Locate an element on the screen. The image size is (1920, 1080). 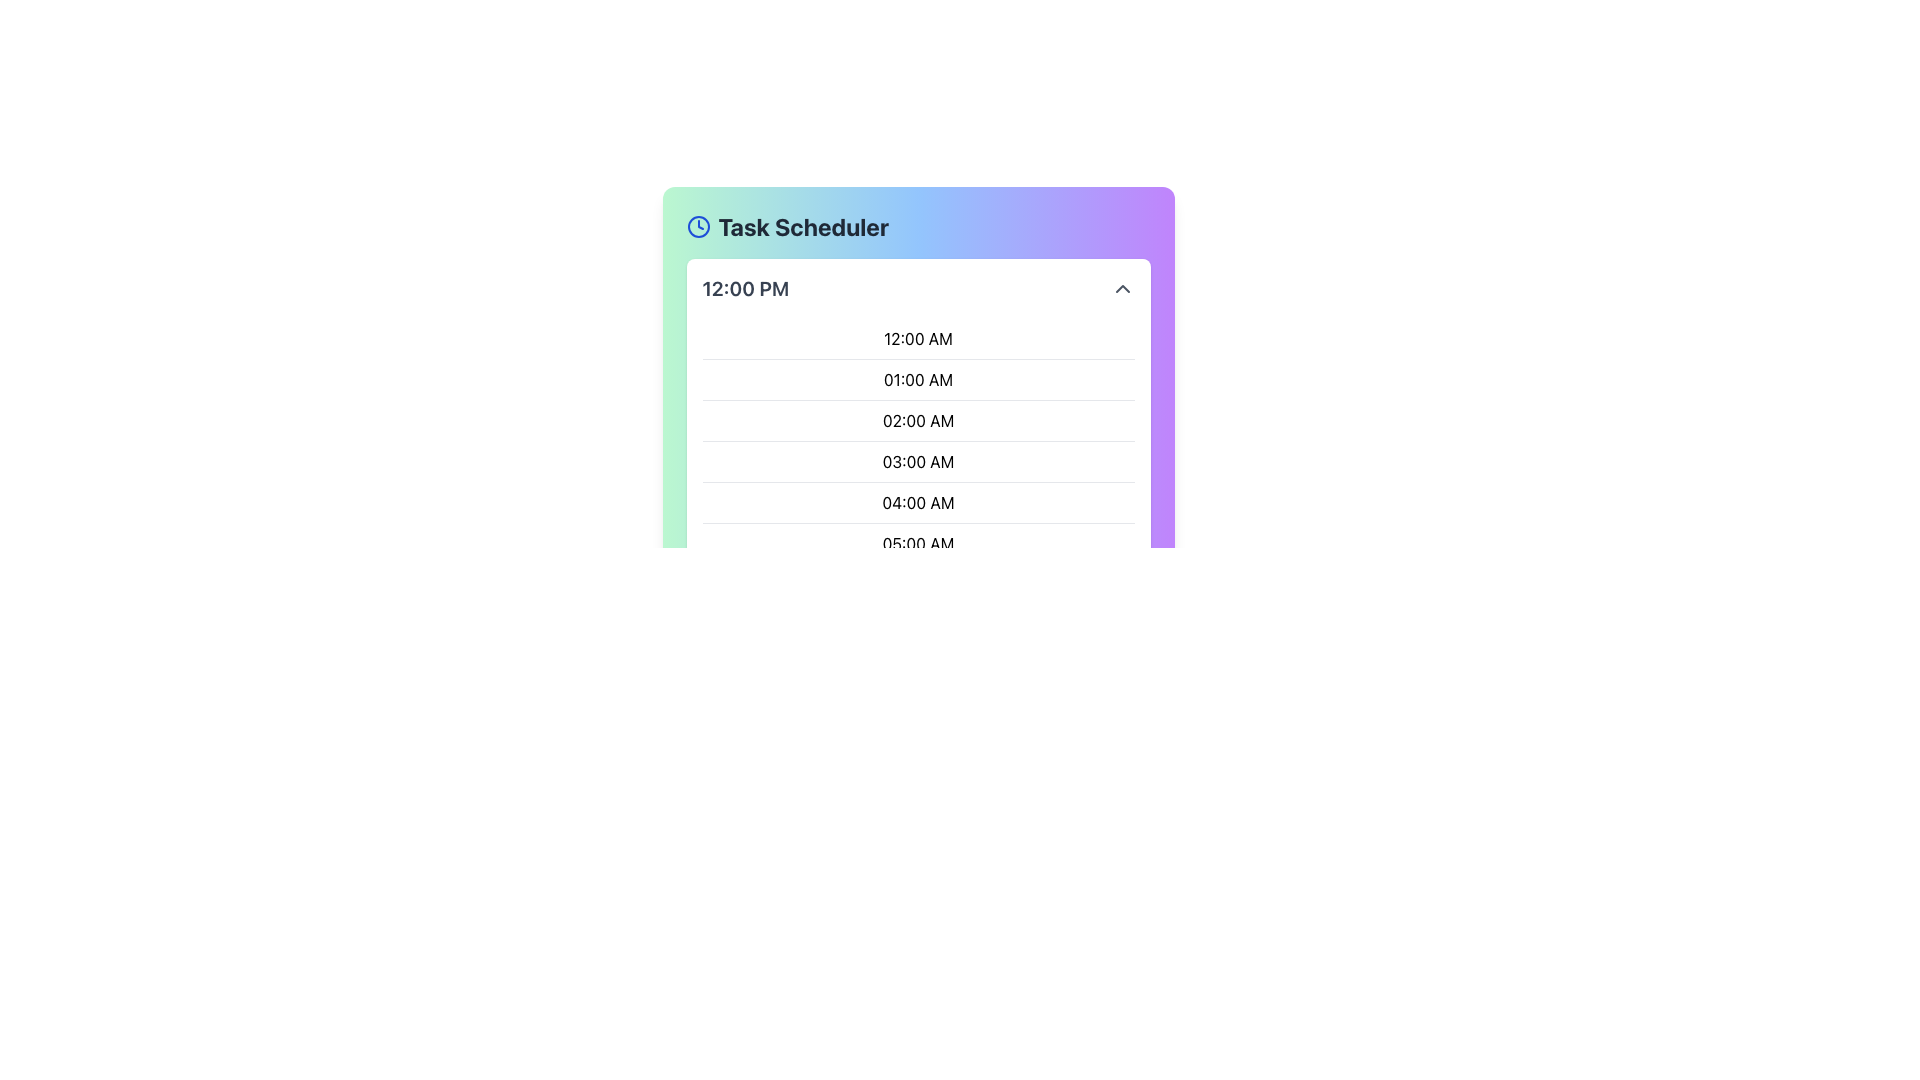
the text element displaying '12:00 PM' in a large, bold, dark gray font located in the top-left section of the schedule interface is located at coordinates (744, 289).